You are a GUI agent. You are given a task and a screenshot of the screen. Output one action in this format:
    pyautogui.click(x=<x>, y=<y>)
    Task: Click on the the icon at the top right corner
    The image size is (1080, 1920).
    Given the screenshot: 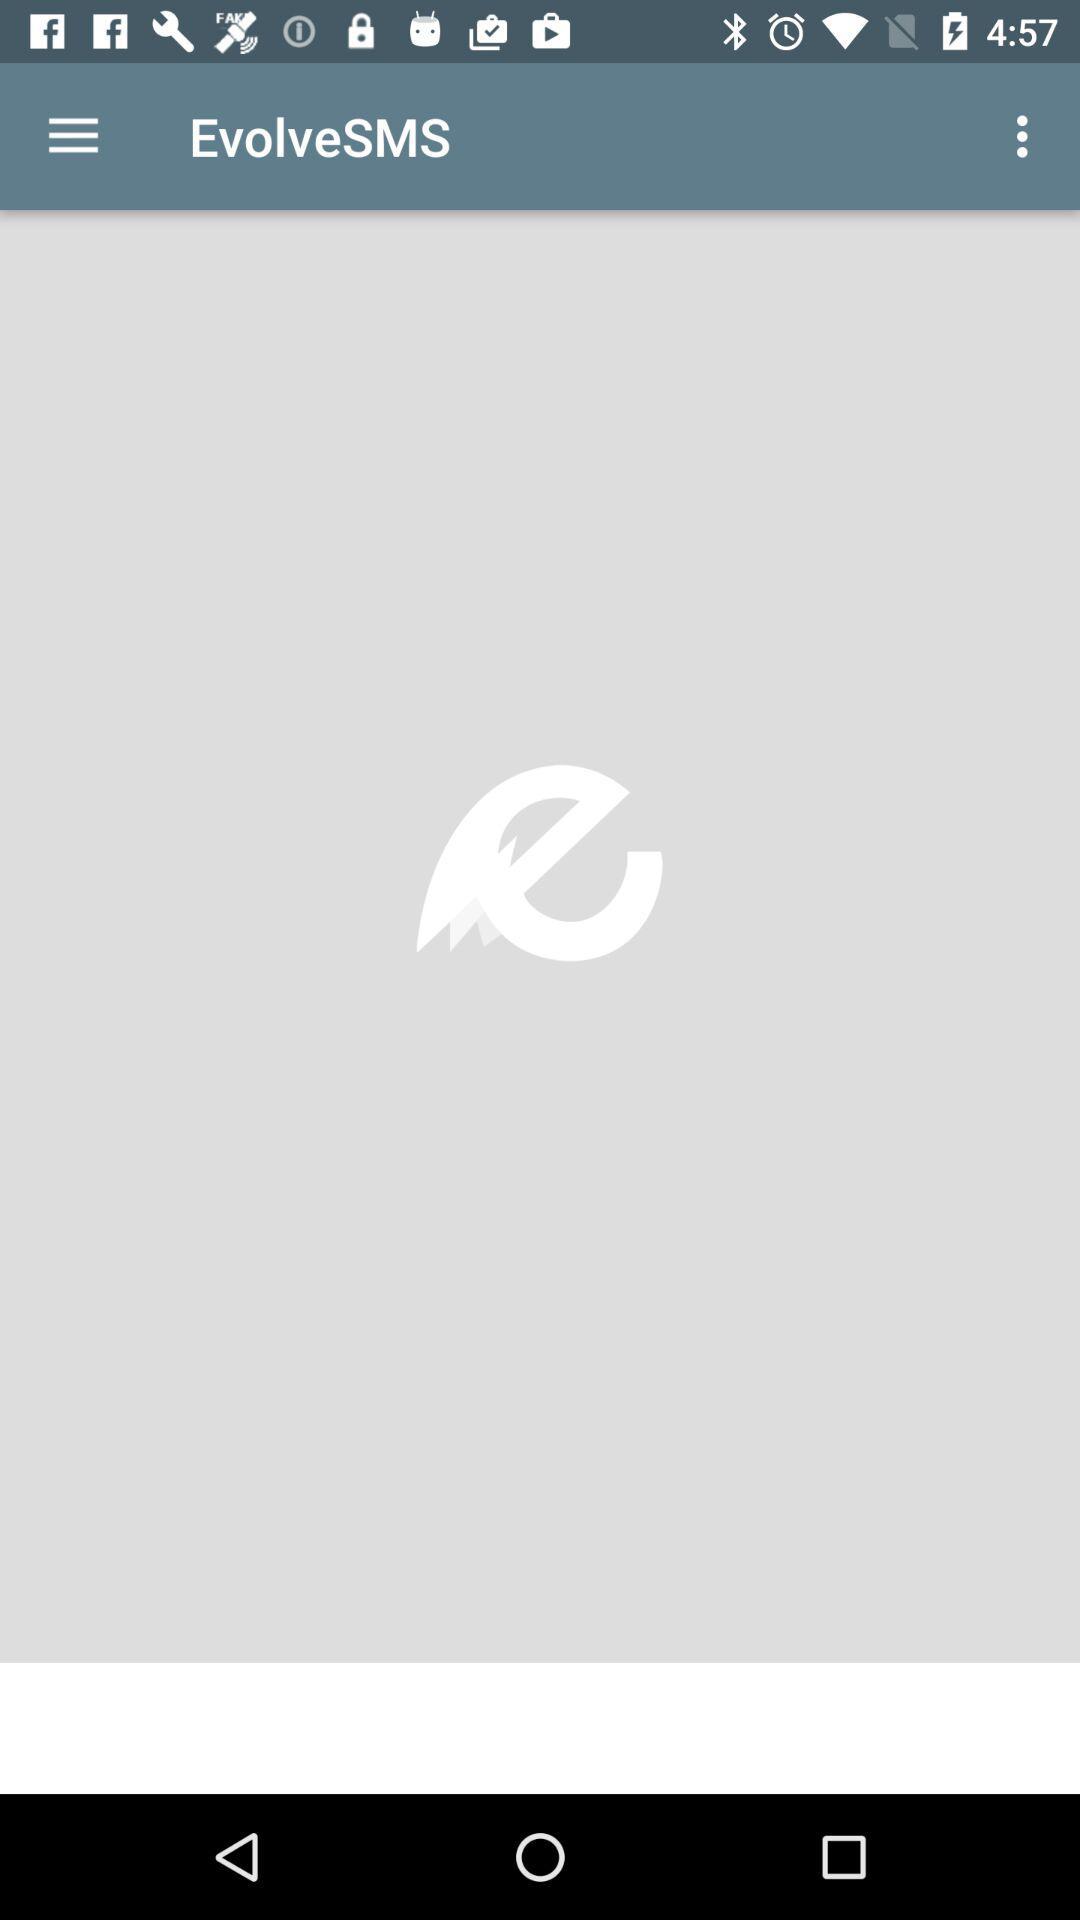 What is the action you would take?
    pyautogui.click(x=1027, y=135)
    